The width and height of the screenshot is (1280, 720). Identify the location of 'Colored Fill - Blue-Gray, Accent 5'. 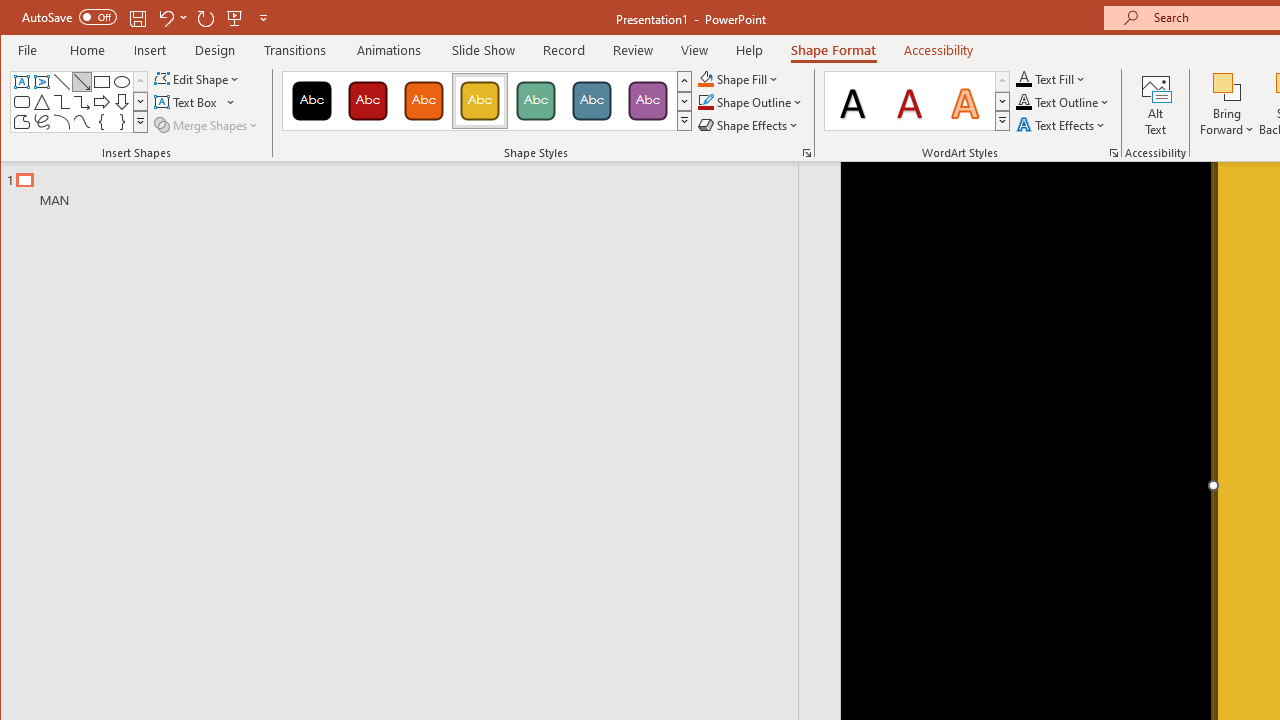
(591, 100).